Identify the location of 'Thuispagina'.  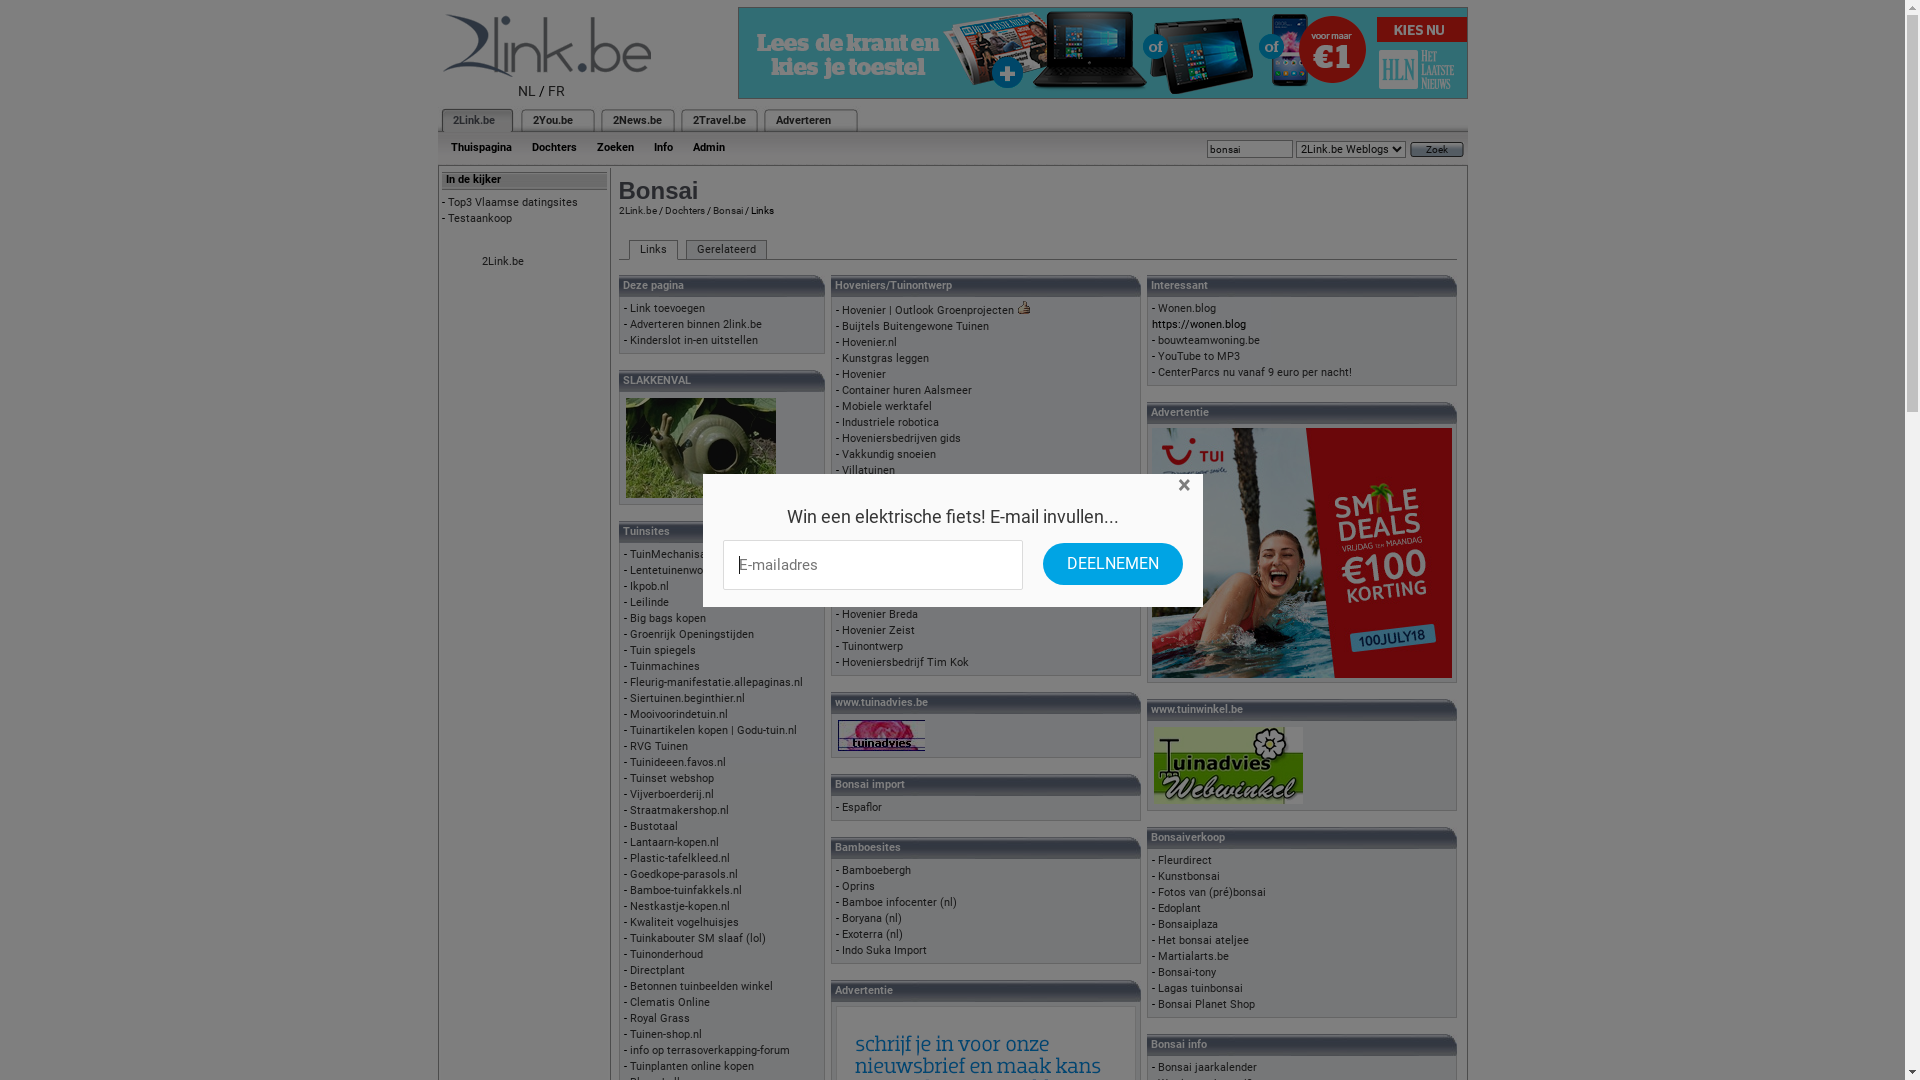
(480, 146).